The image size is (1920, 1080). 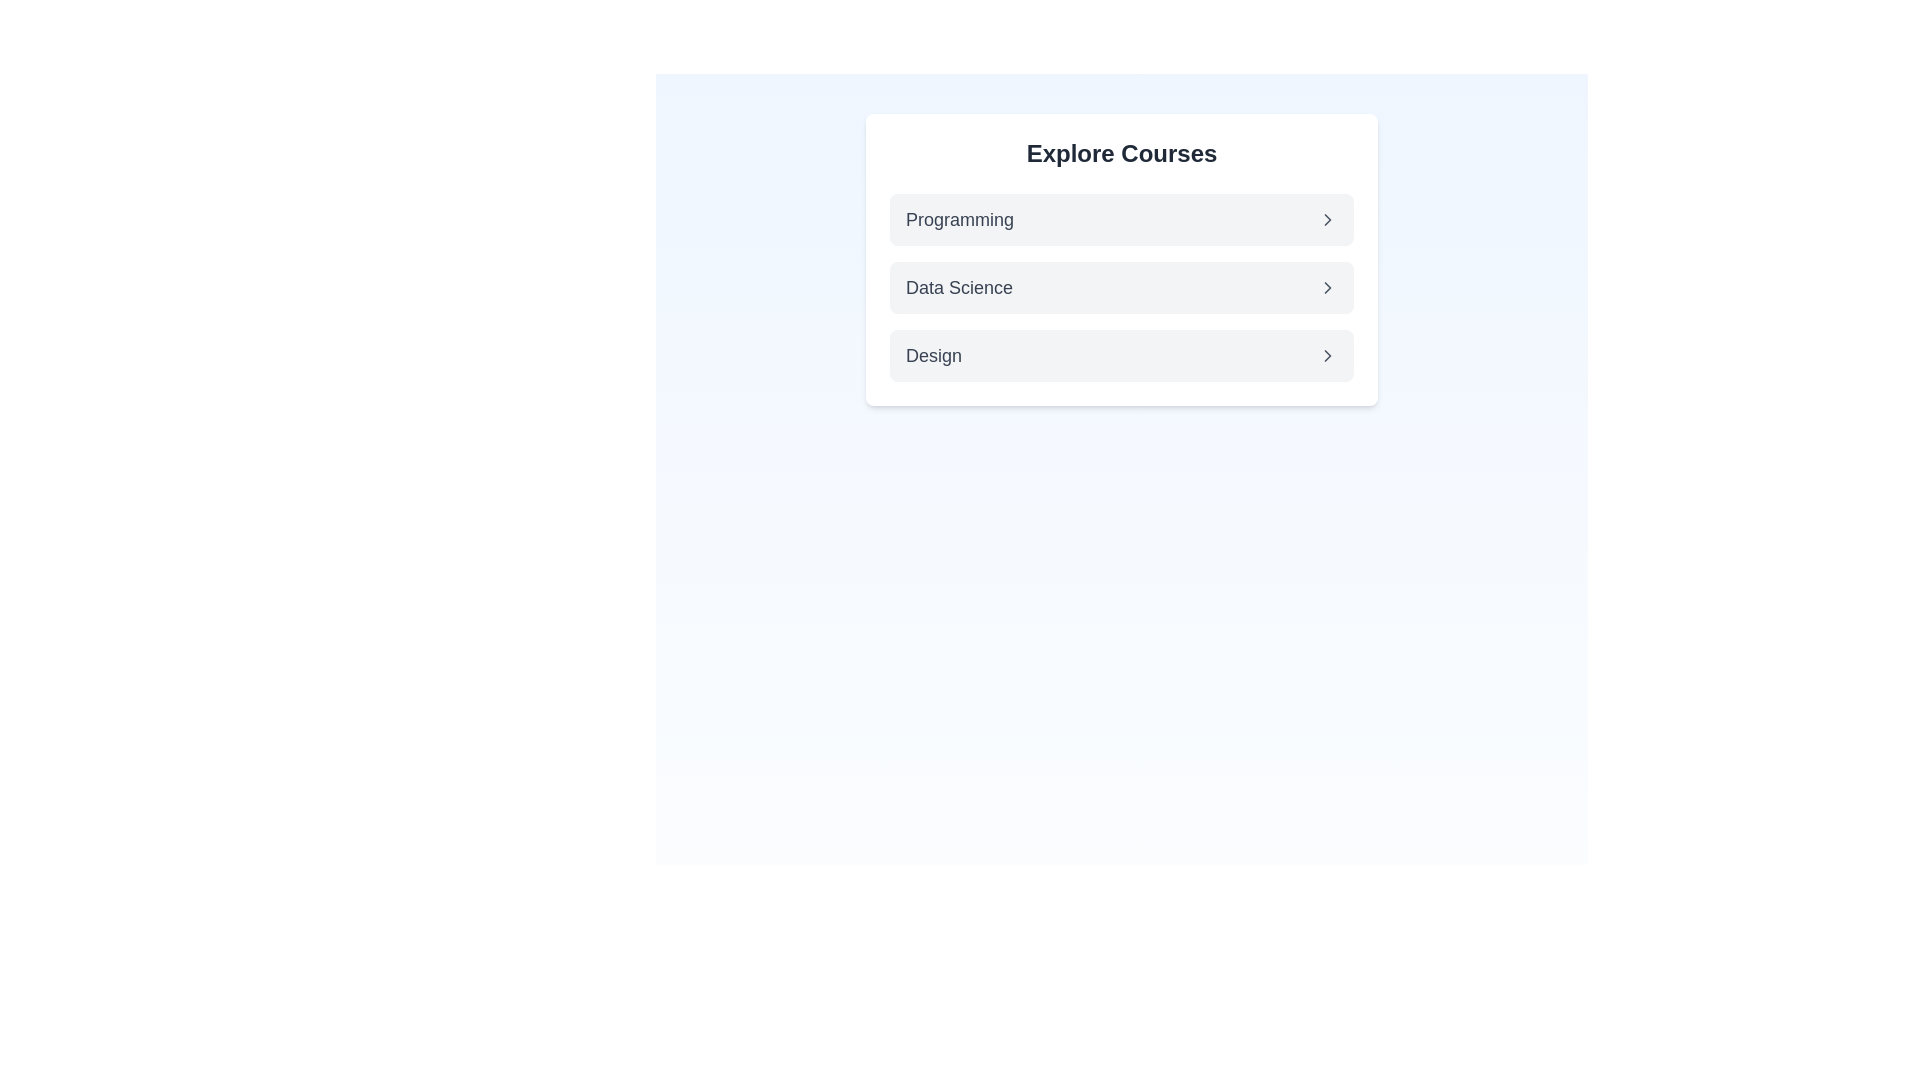 I want to click on the navigation panel containing categories like 'Programming,' 'Data Science,' and 'Design' located near the top of the viewport, so click(x=1122, y=258).